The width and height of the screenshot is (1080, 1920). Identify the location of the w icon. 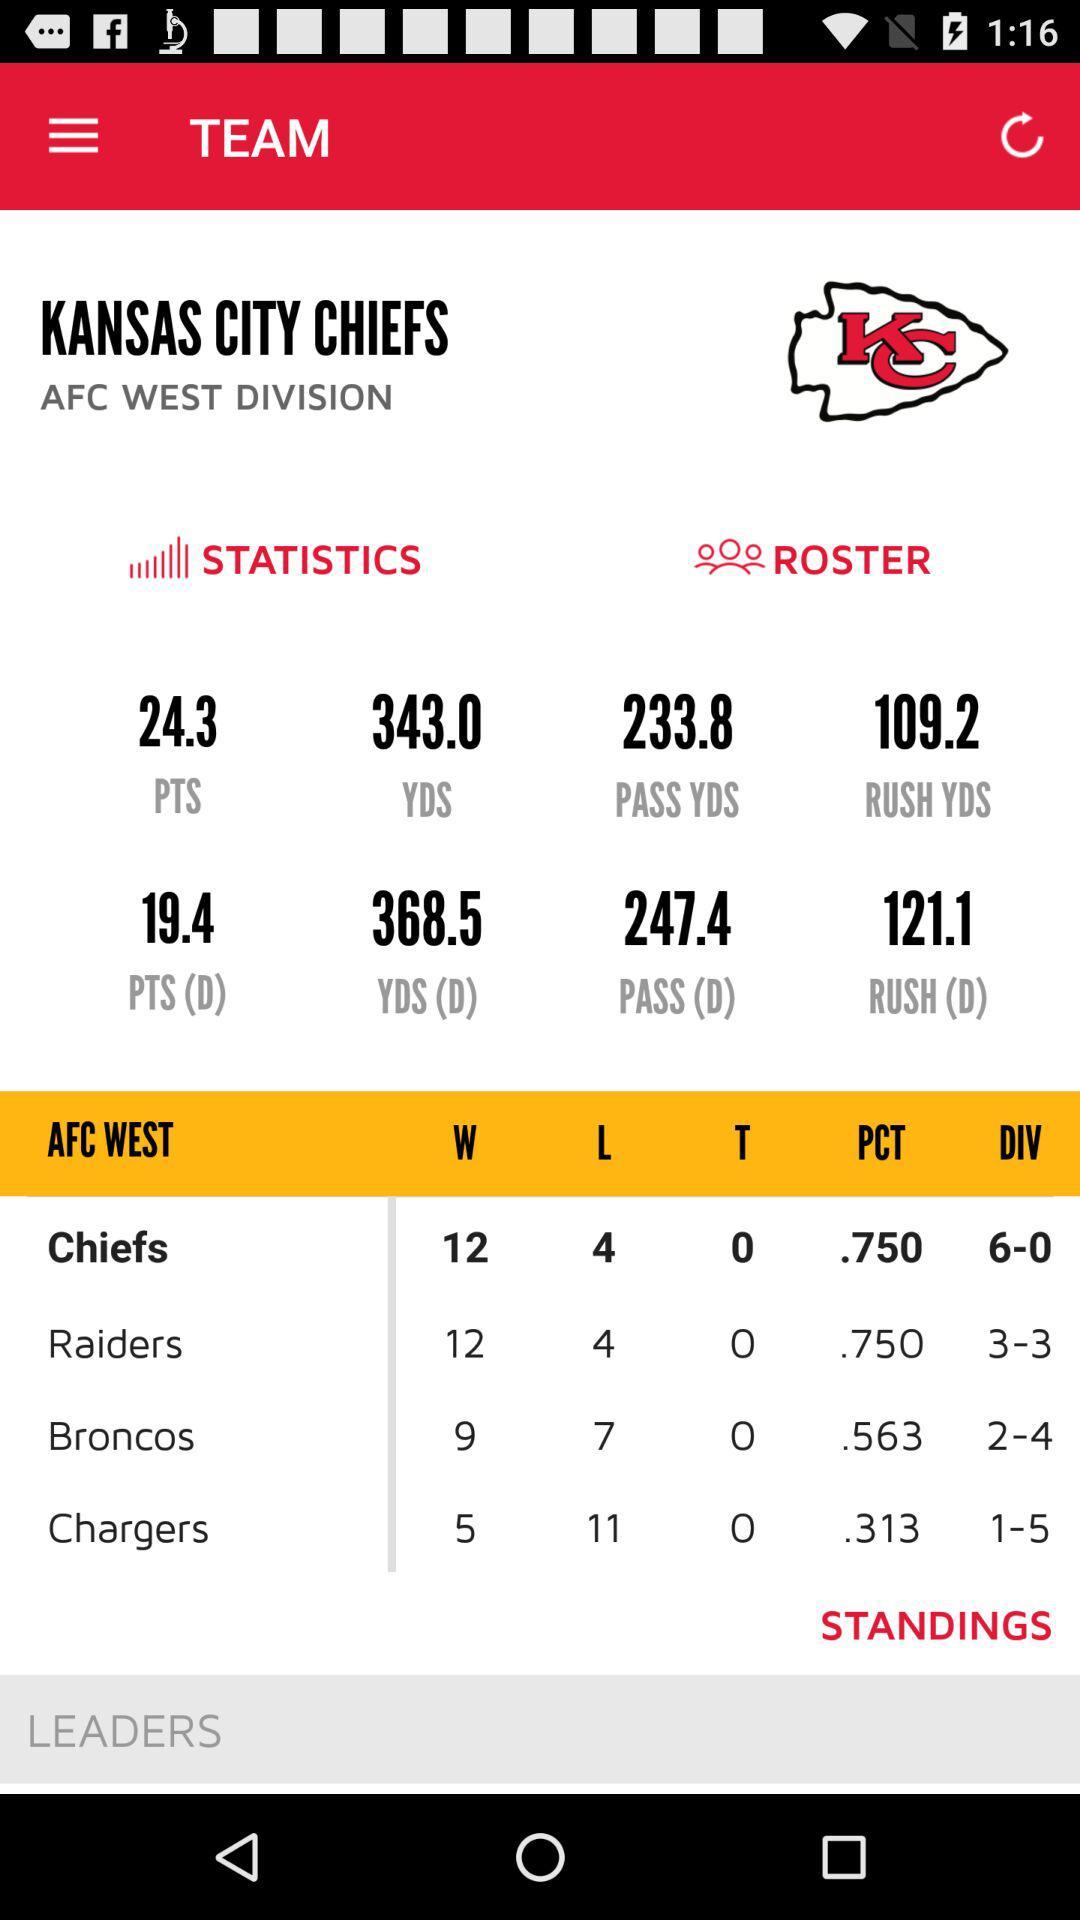
(465, 1143).